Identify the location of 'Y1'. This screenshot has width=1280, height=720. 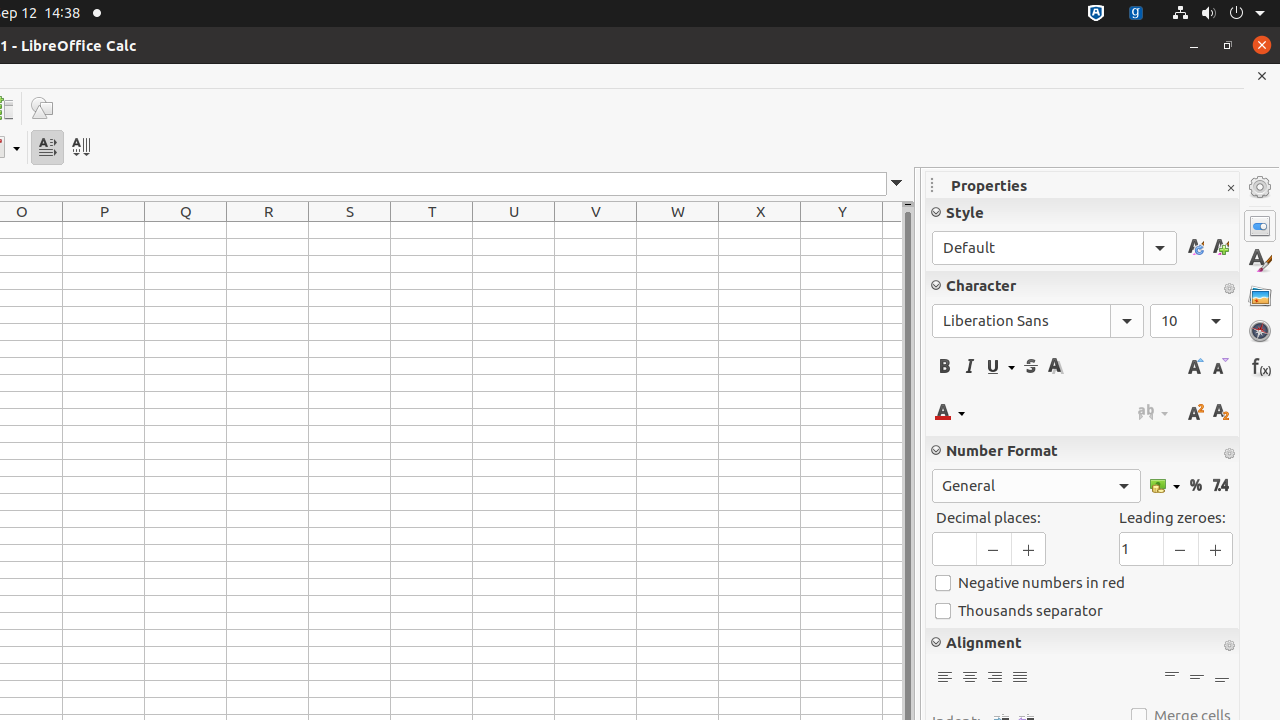
(841, 229).